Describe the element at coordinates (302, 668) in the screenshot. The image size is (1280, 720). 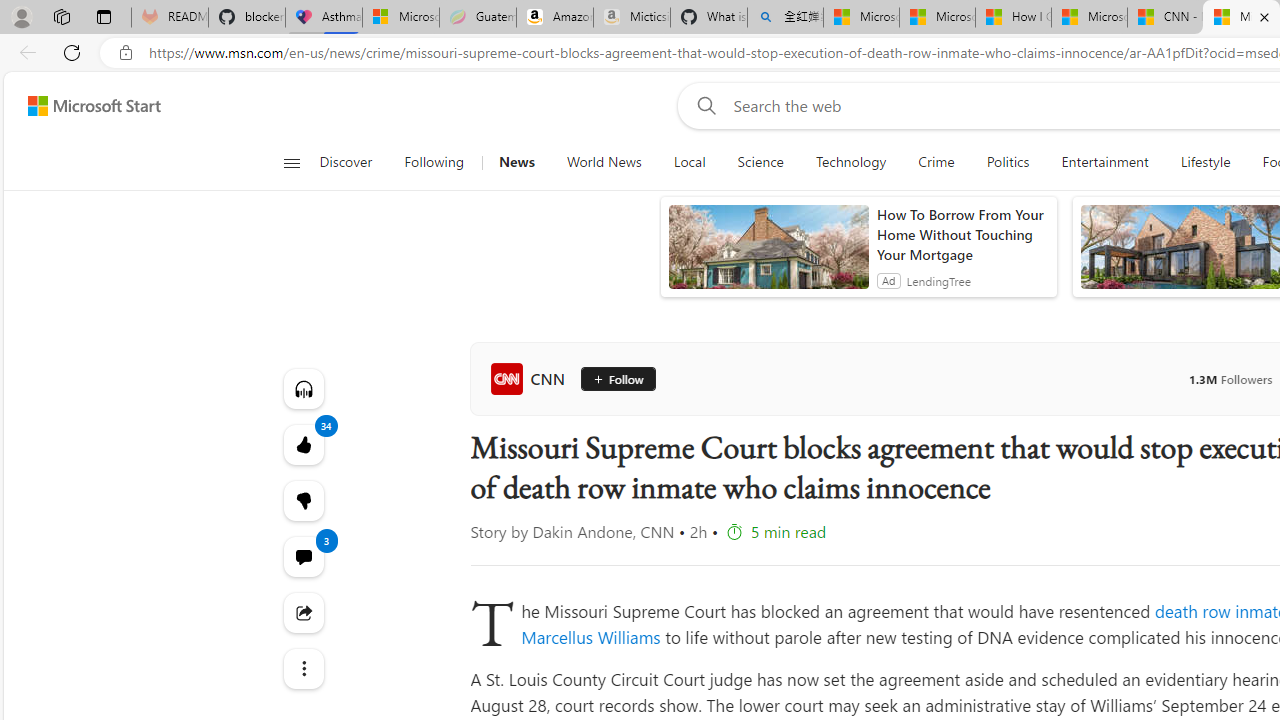
I see `'Class: at-item'` at that location.